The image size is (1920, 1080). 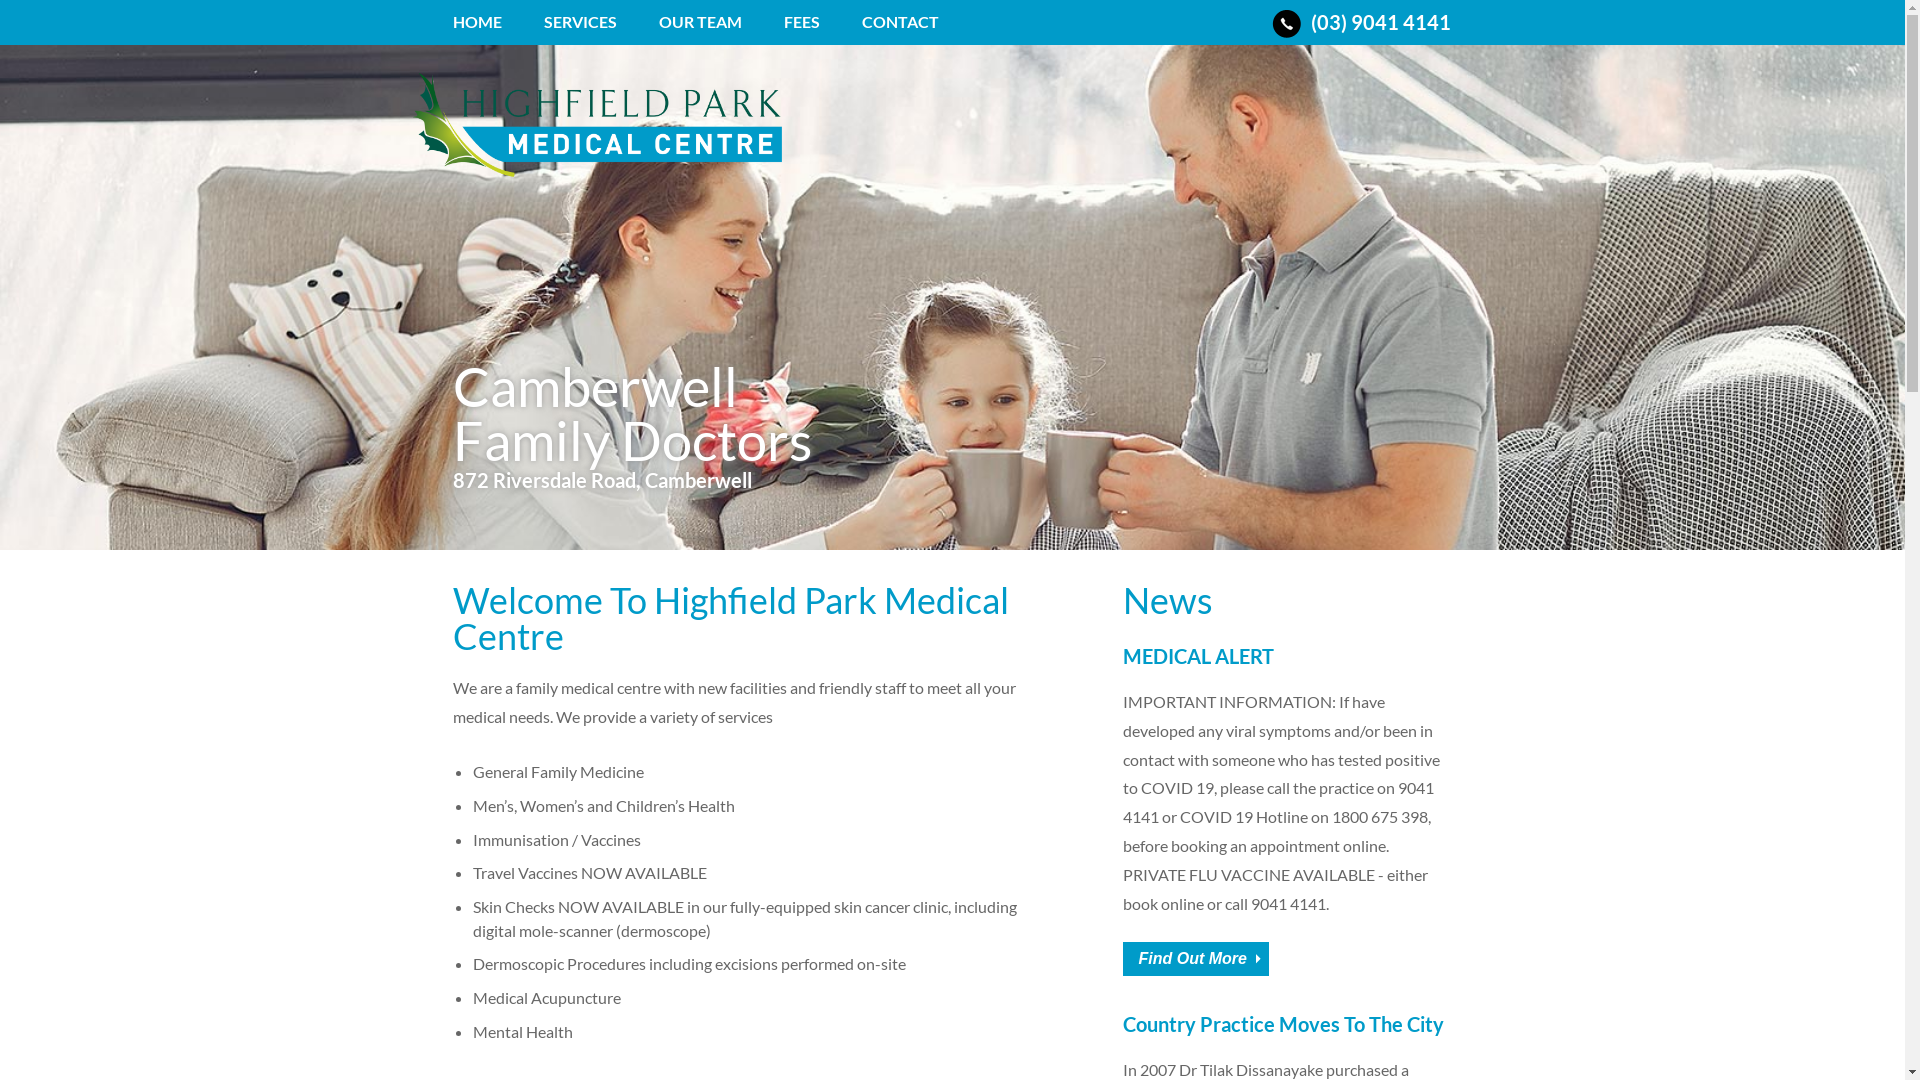 I want to click on 'SERVICES', so click(x=579, y=30).